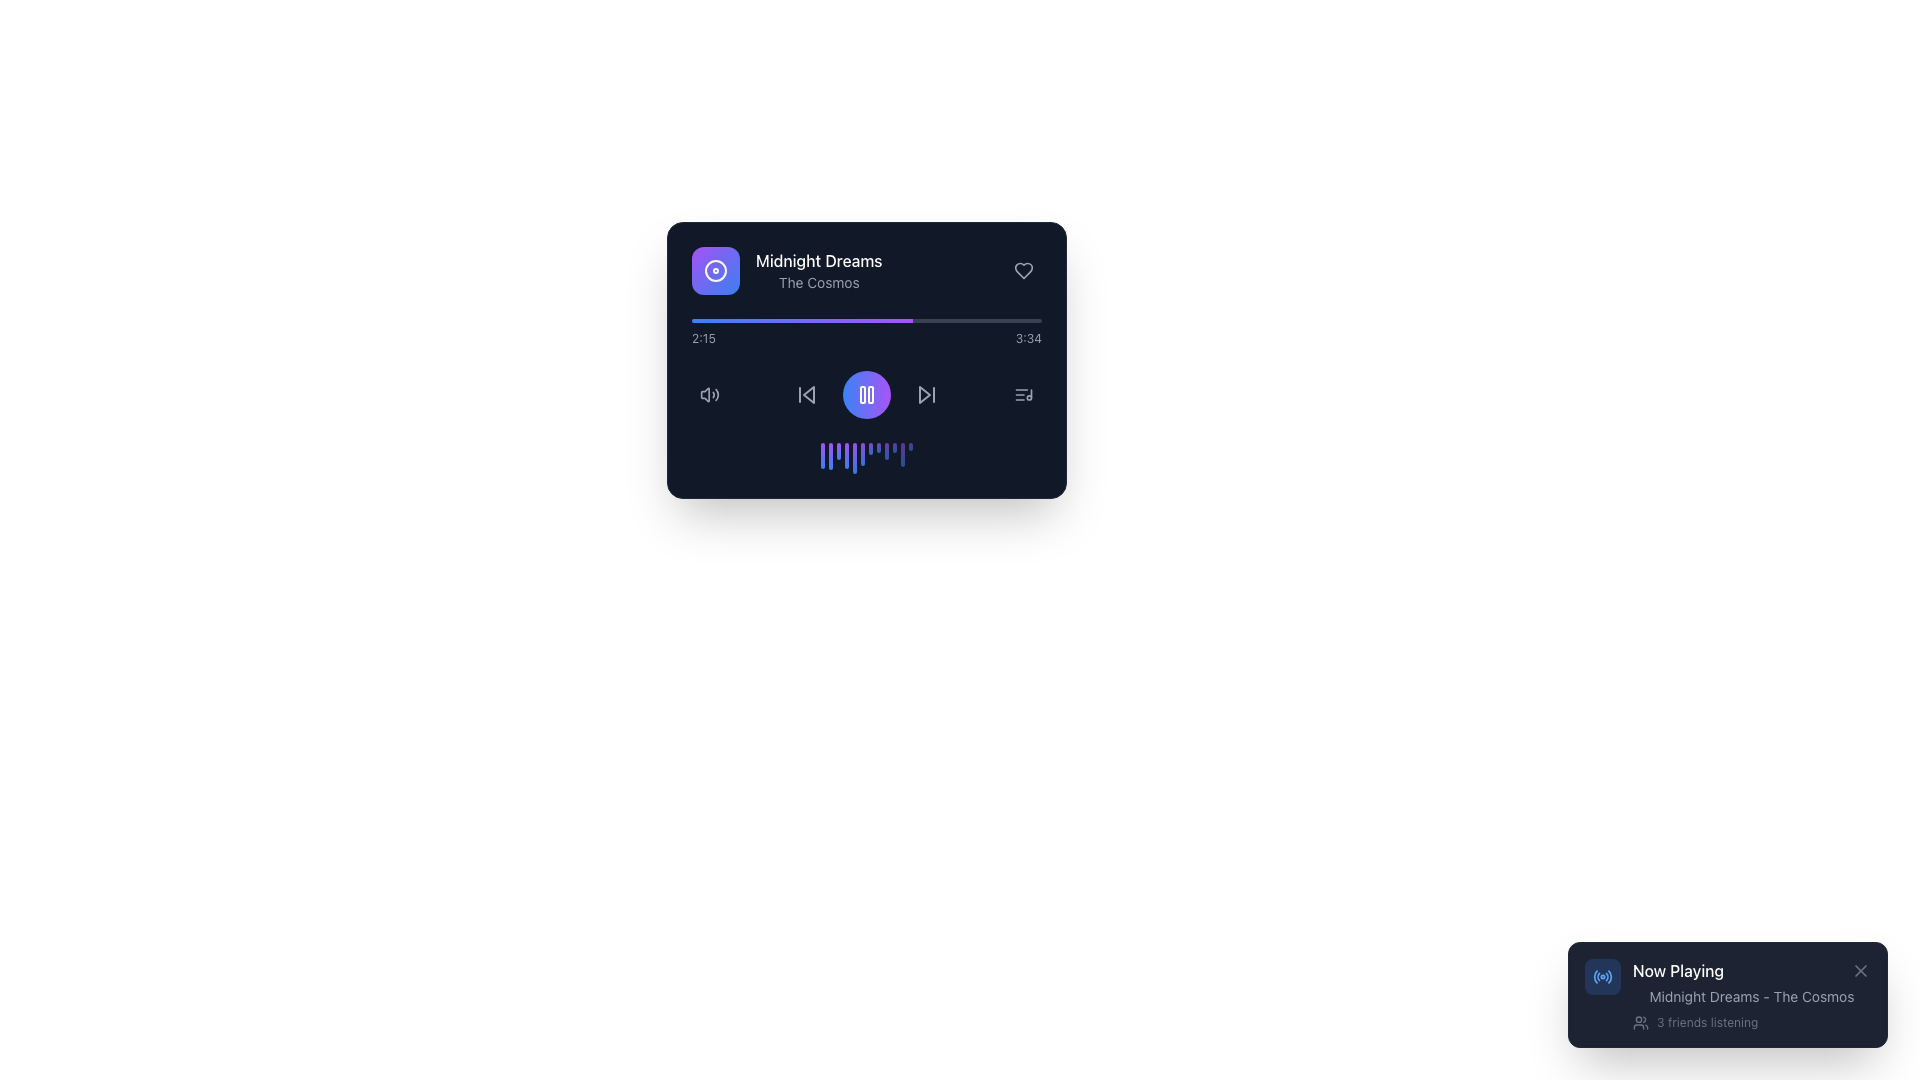 This screenshot has height=1080, width=1920. What do you see at coordinates (964, 319) in the screenshot?
I see `progress` at bounding box center [964, 319].